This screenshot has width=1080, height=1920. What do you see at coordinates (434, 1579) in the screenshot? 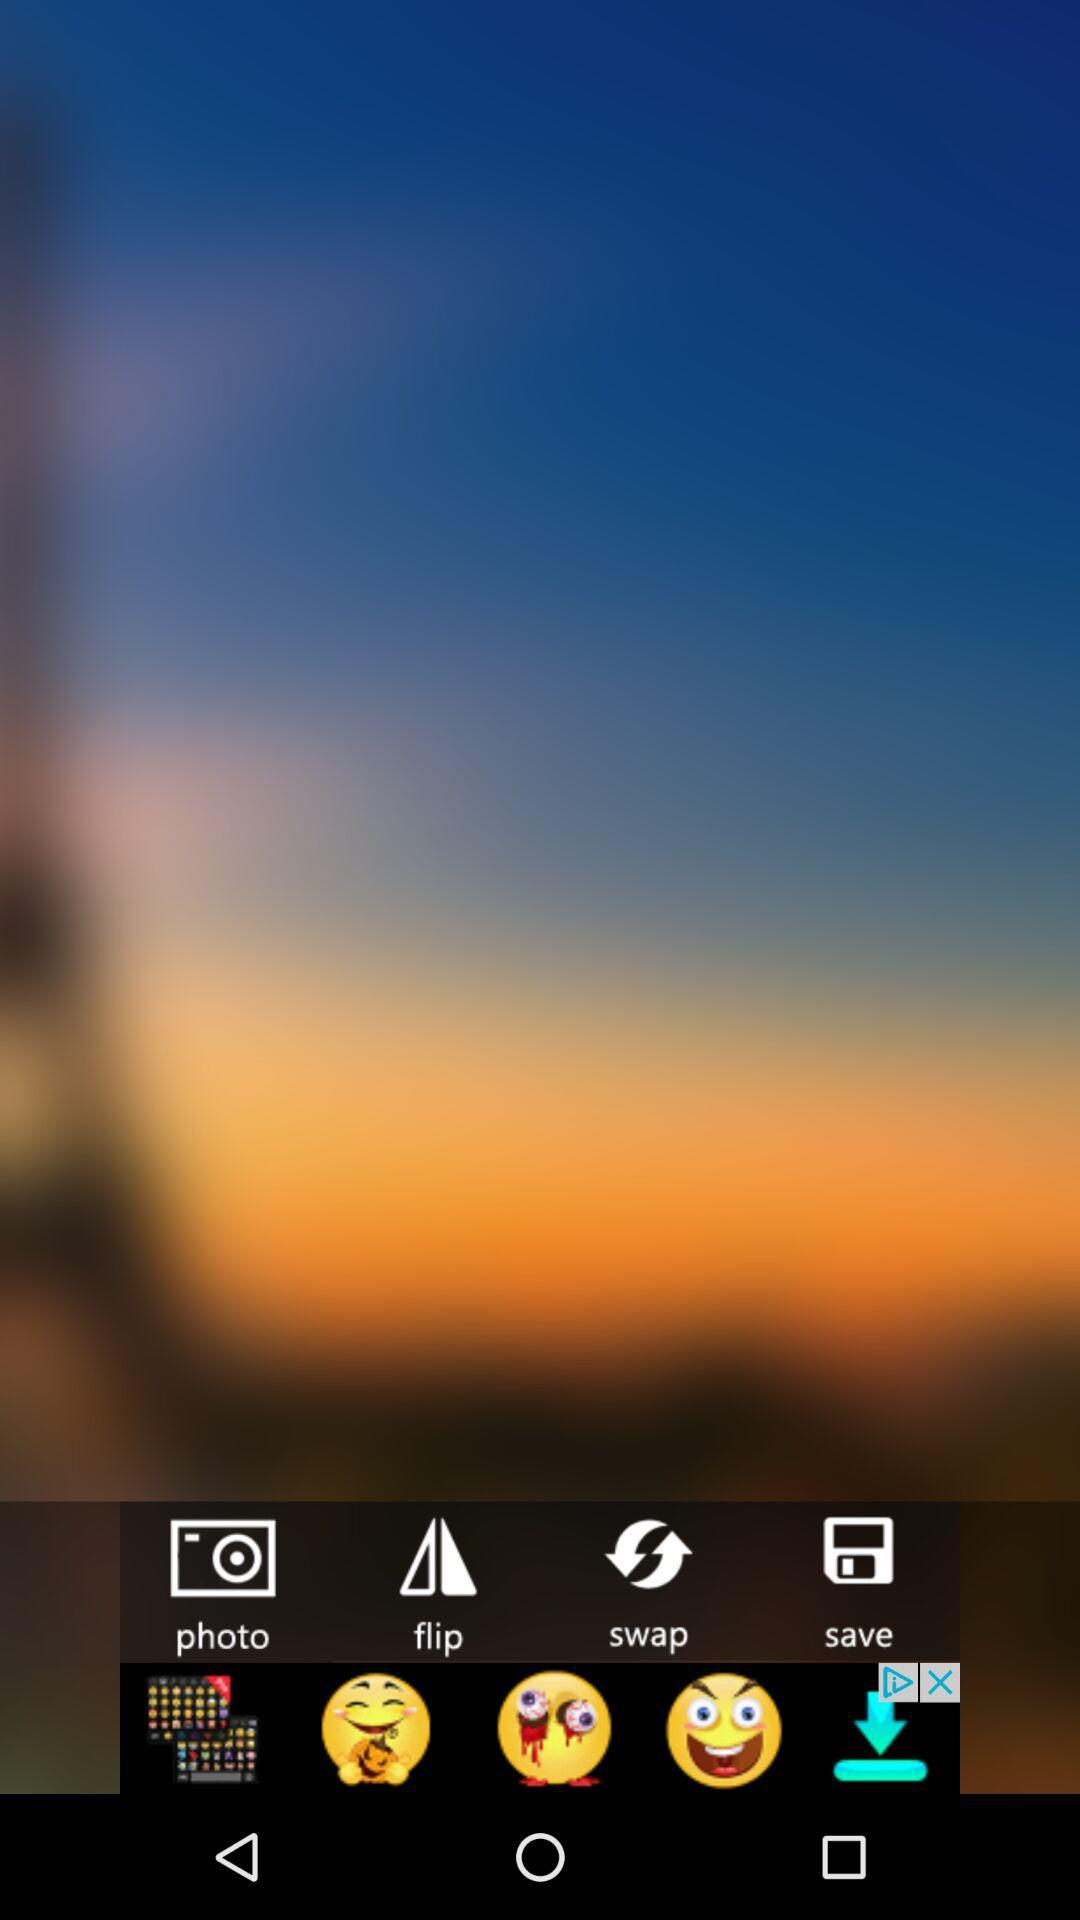
I see `flip the image 180 degrees` at bounding box center [434, 1579].